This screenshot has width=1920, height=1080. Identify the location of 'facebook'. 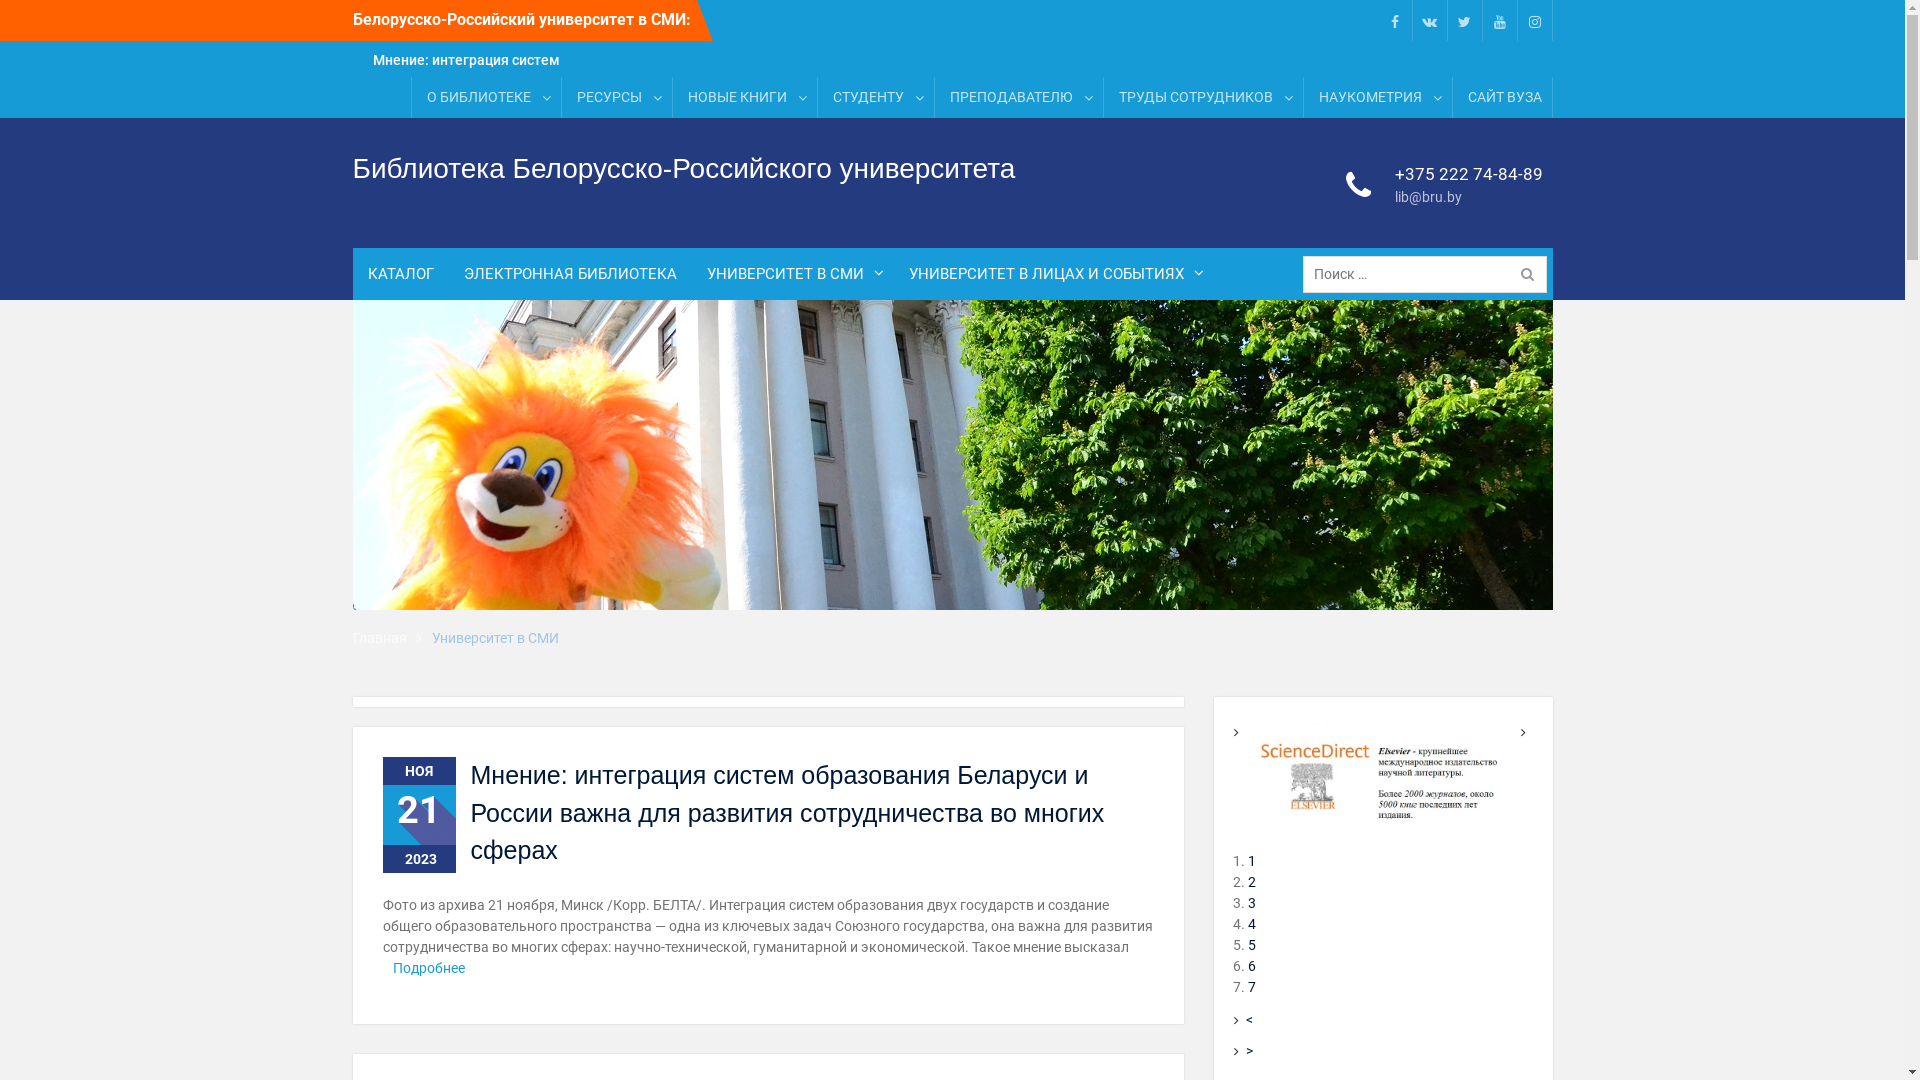
(1392, 20).